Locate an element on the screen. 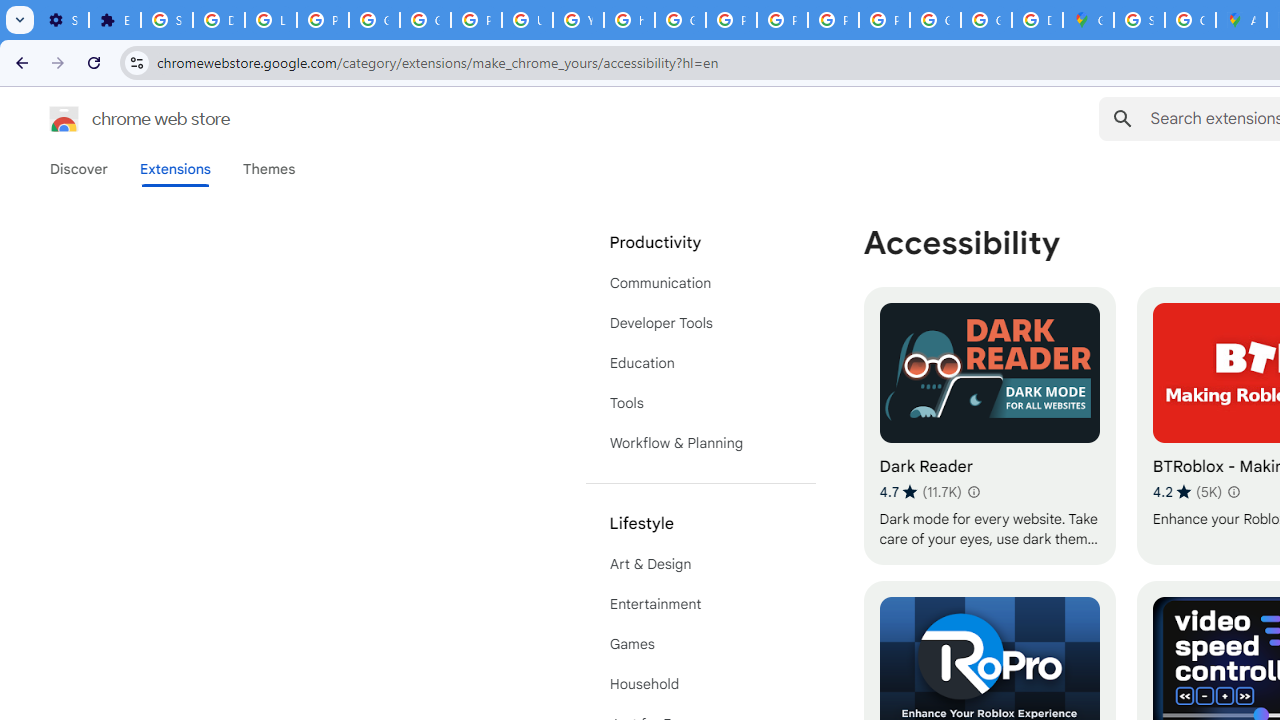 Image resolution: width=1280 pixels, height=720 pixels. 'Themes' is located at coordinates (268, 168).